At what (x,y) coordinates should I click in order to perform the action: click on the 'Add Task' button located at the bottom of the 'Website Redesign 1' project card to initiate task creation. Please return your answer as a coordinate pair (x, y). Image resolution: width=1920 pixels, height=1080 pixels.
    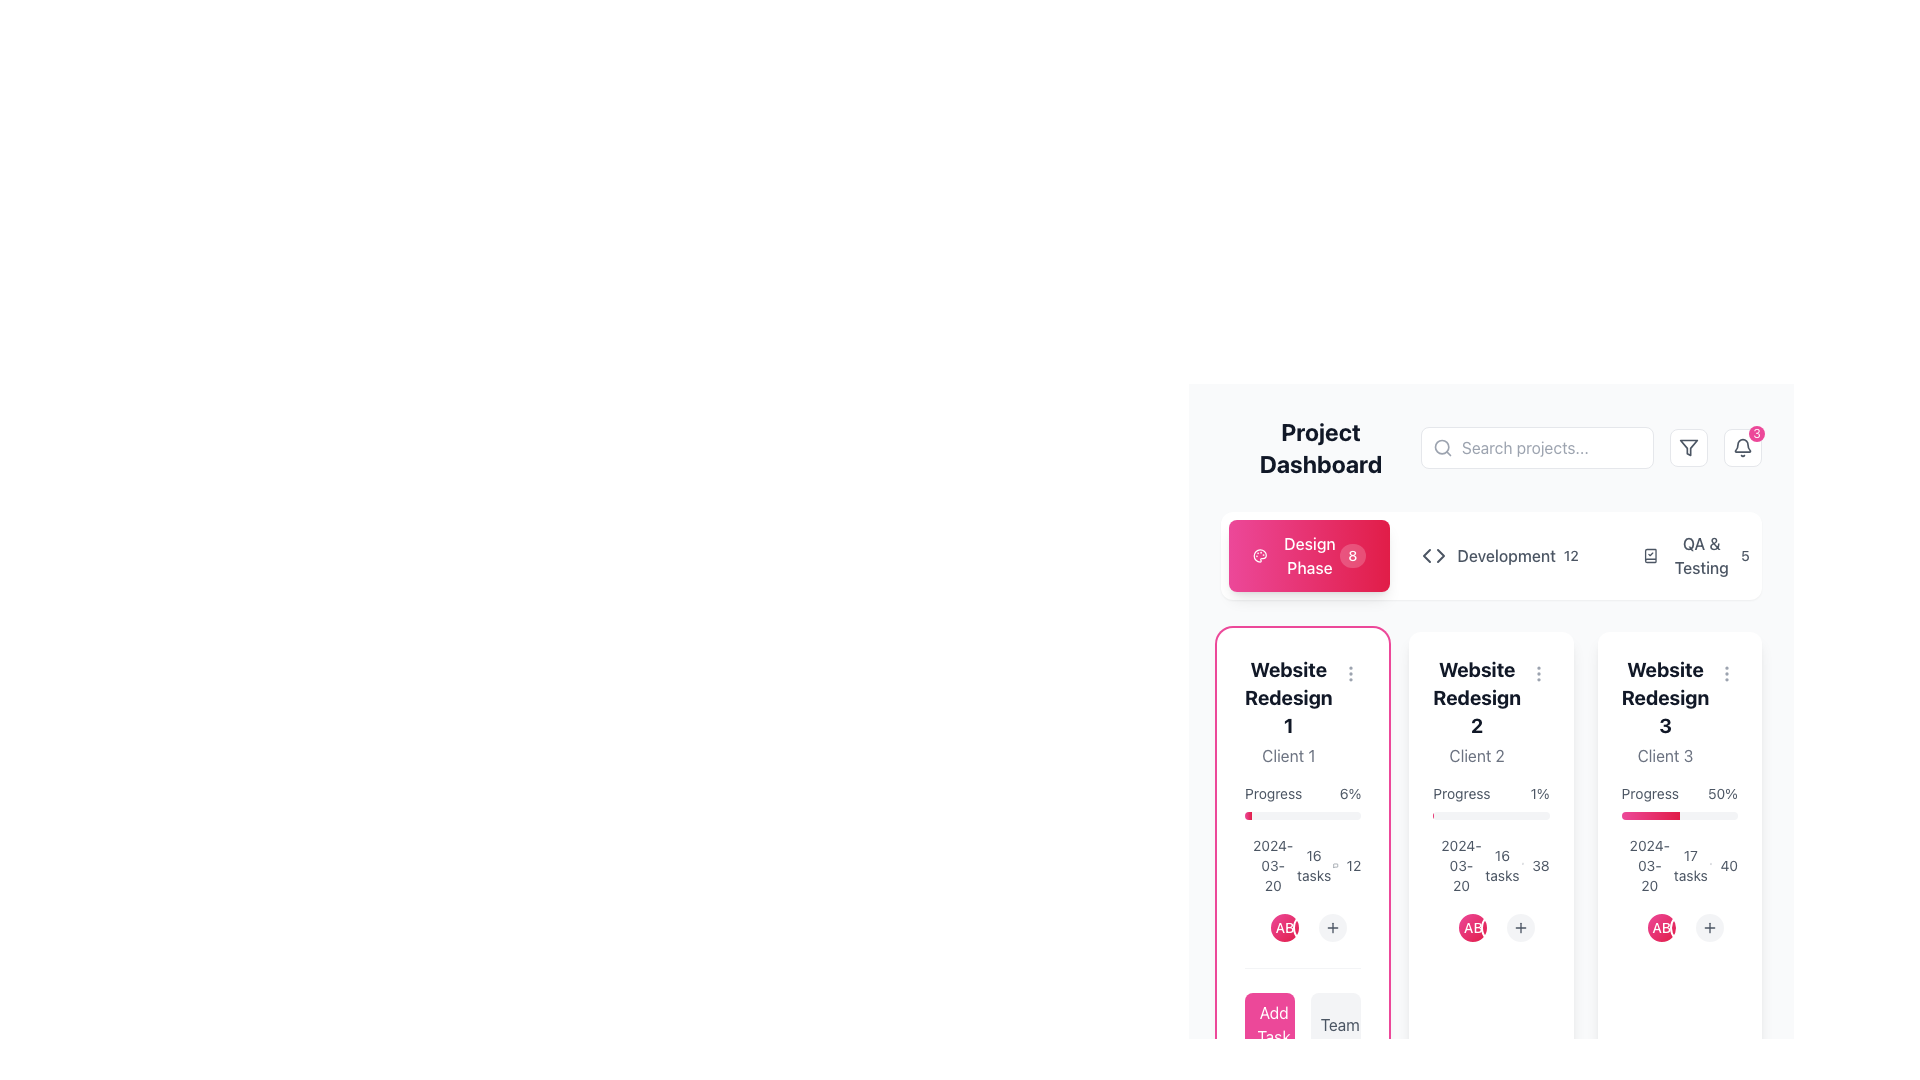
    Looking at the image, I should click on (1303, 1012).